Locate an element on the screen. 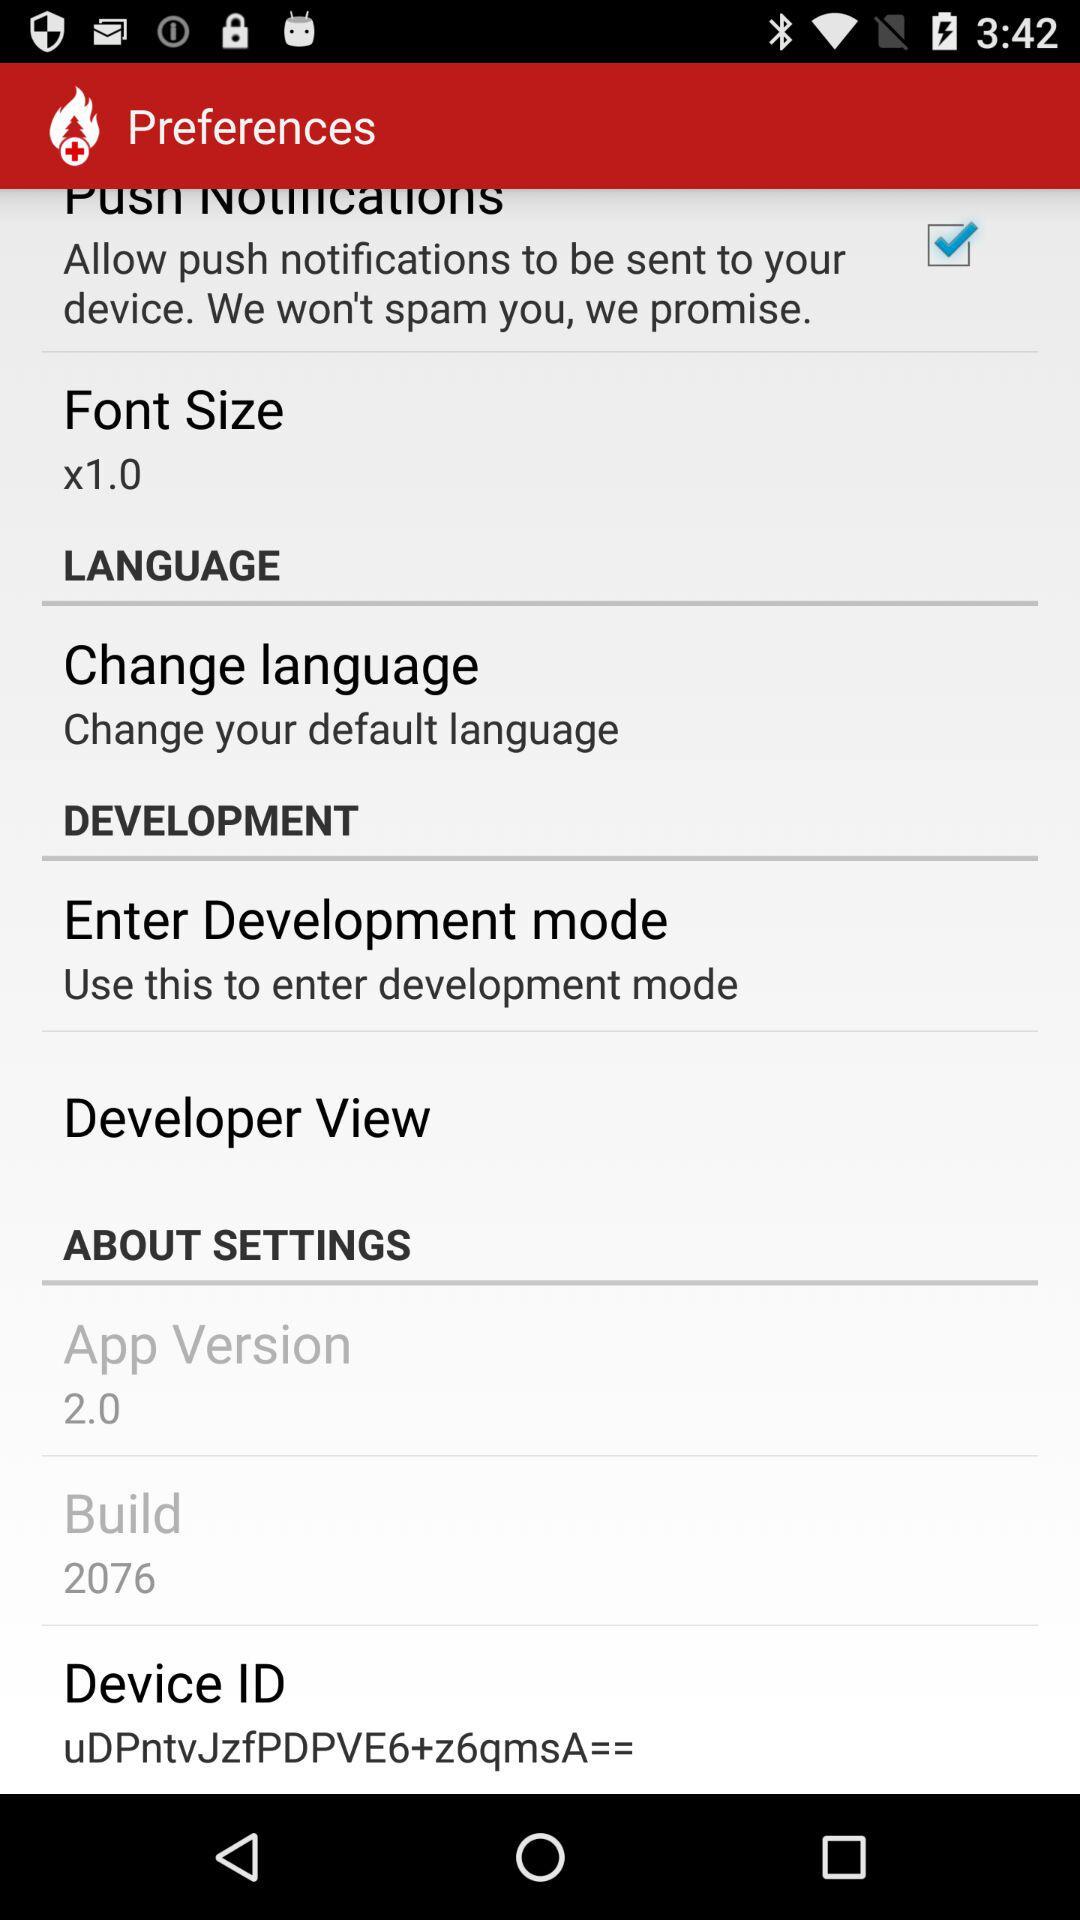 This screenshot has width=1080, height=1920. the item above the developer view icon is located at coordinates (400, 982).